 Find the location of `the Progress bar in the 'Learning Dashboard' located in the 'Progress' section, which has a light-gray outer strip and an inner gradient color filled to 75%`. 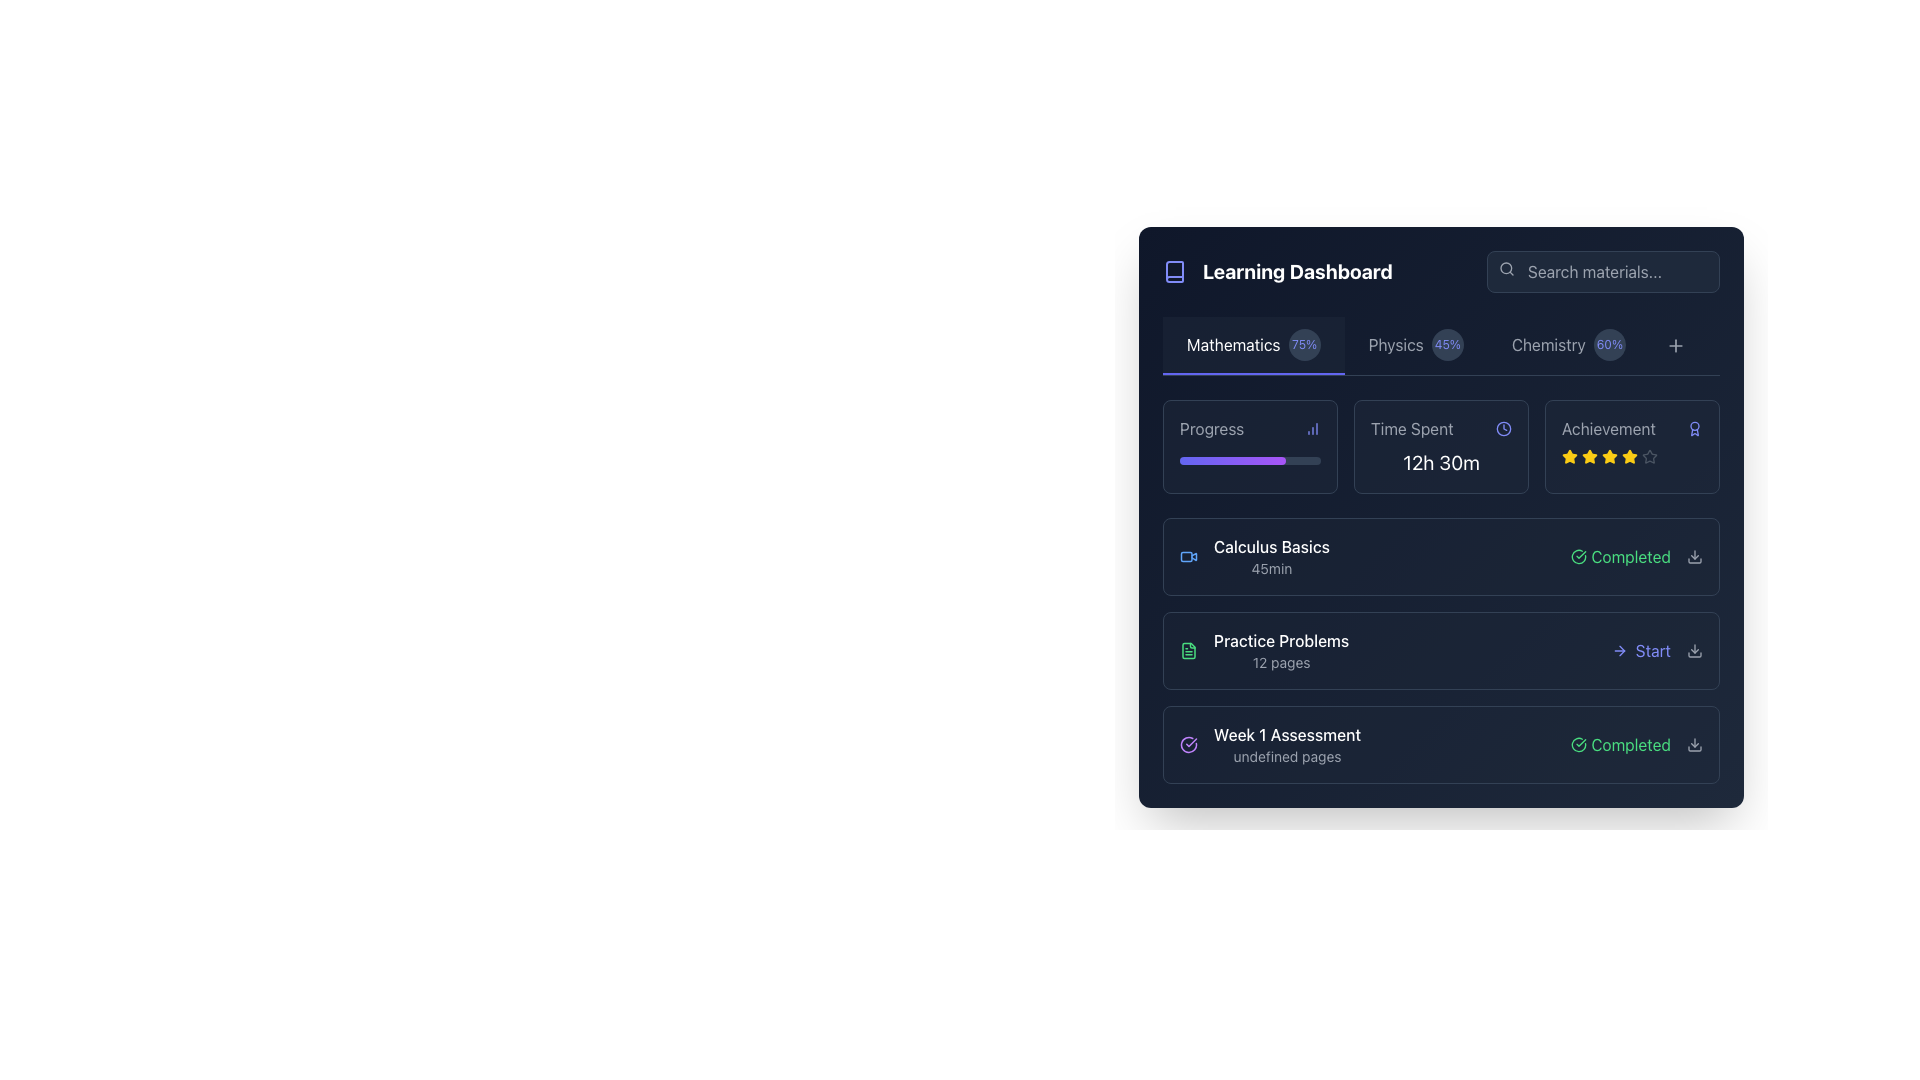

the Progress bar in the 'Learning Dashboard' located in the 'Progress' section, which has a light-gray outer strip and an inner gradient color filled to 75% is located at coordinates (1249, 461).